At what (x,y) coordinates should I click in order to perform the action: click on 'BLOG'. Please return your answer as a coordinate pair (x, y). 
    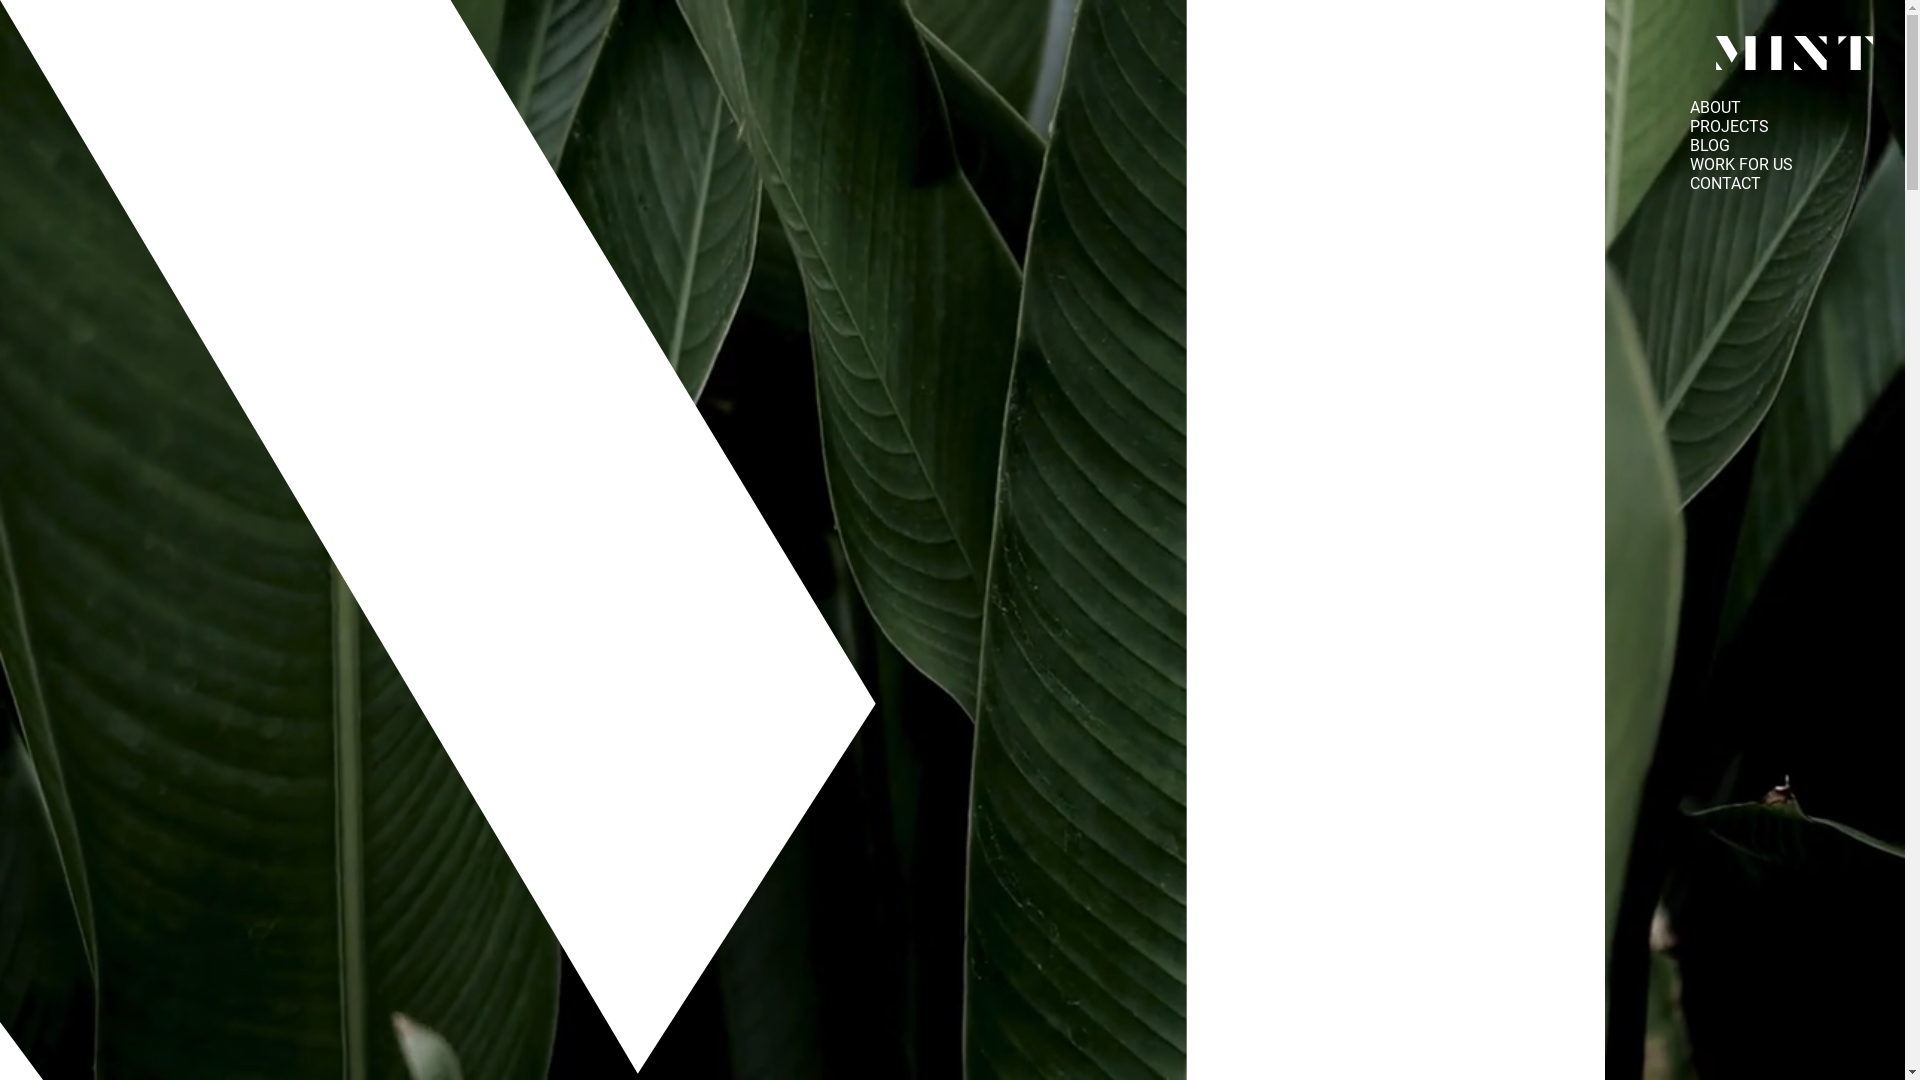
    Looking at the image, I should click on (1708, 144).